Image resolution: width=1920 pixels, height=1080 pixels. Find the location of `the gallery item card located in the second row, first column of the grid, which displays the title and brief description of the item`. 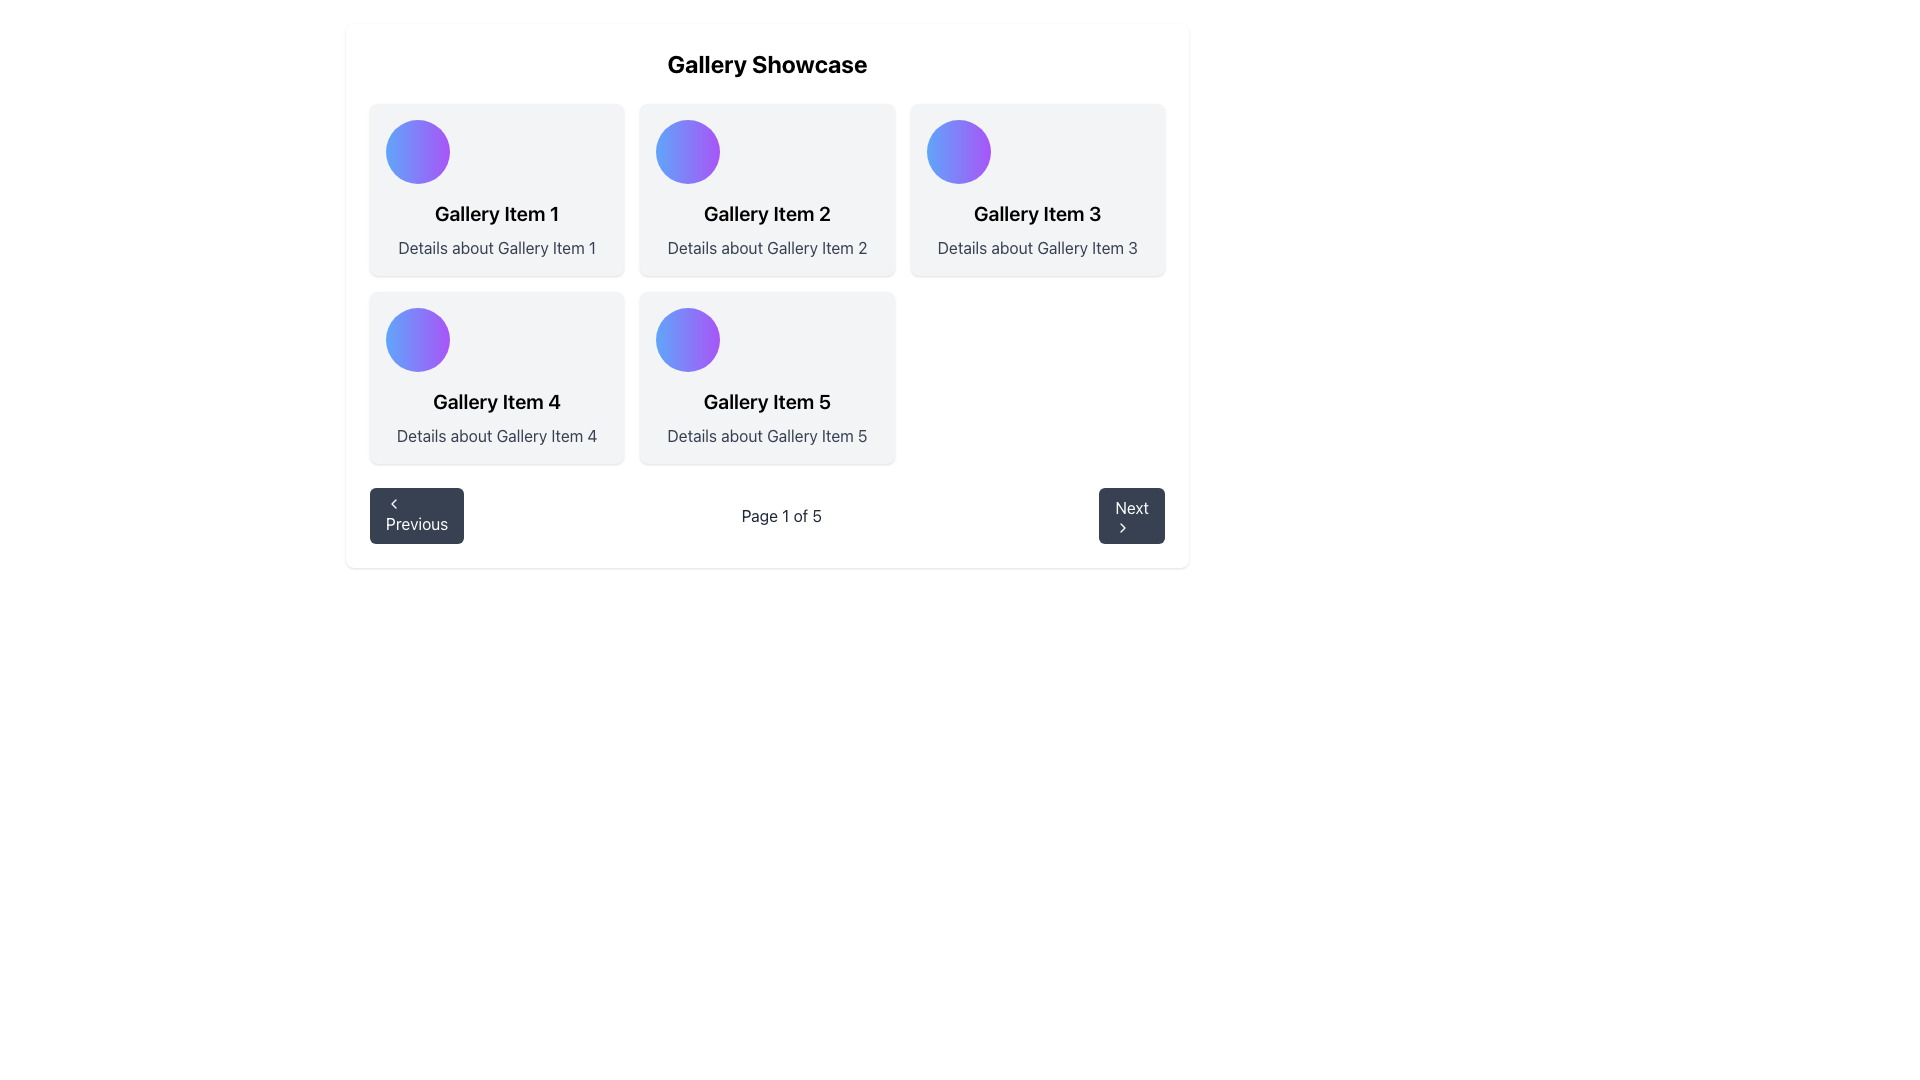

the gallery item card located in the second row, first column of the grid, which displays the title and brief description of the item is located at coordinates (497, 378).